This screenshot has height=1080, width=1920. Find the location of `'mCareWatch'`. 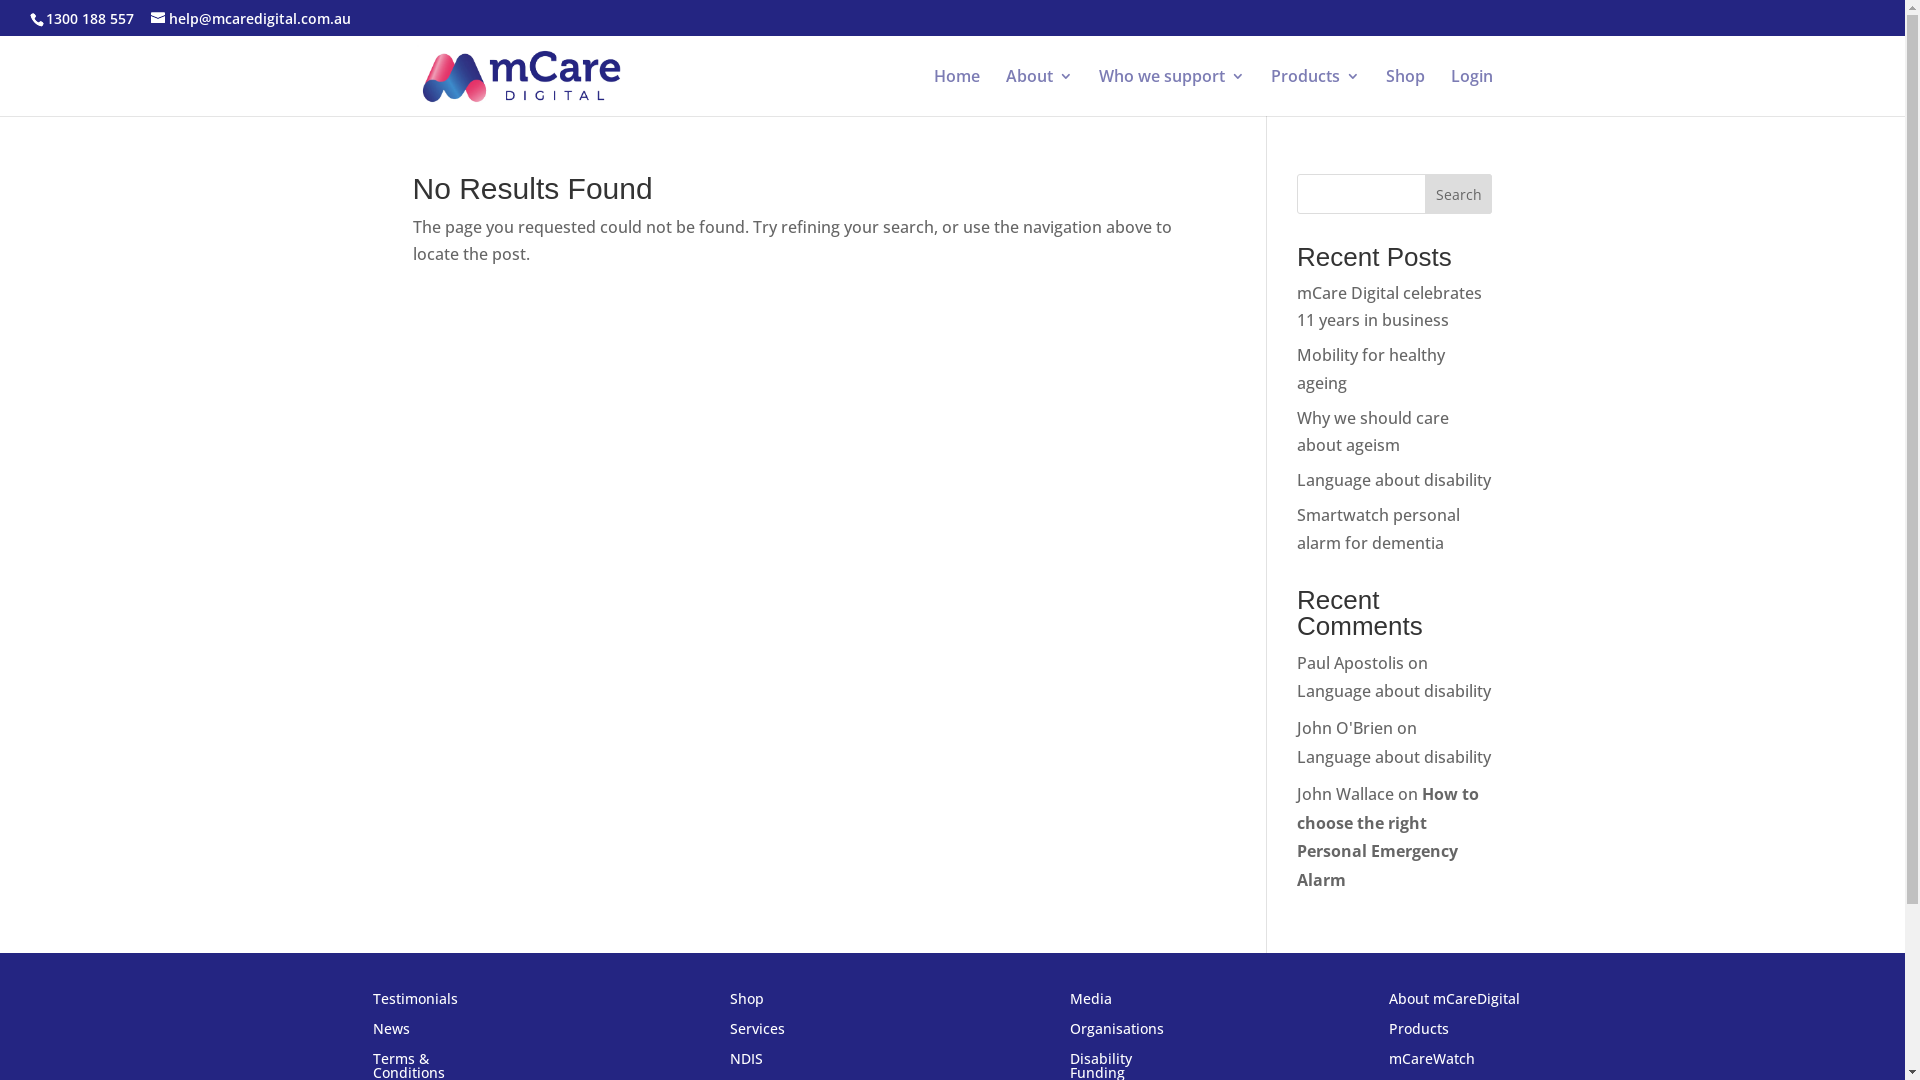

'mCareWatch' is located at coordinates (1430, 1062).